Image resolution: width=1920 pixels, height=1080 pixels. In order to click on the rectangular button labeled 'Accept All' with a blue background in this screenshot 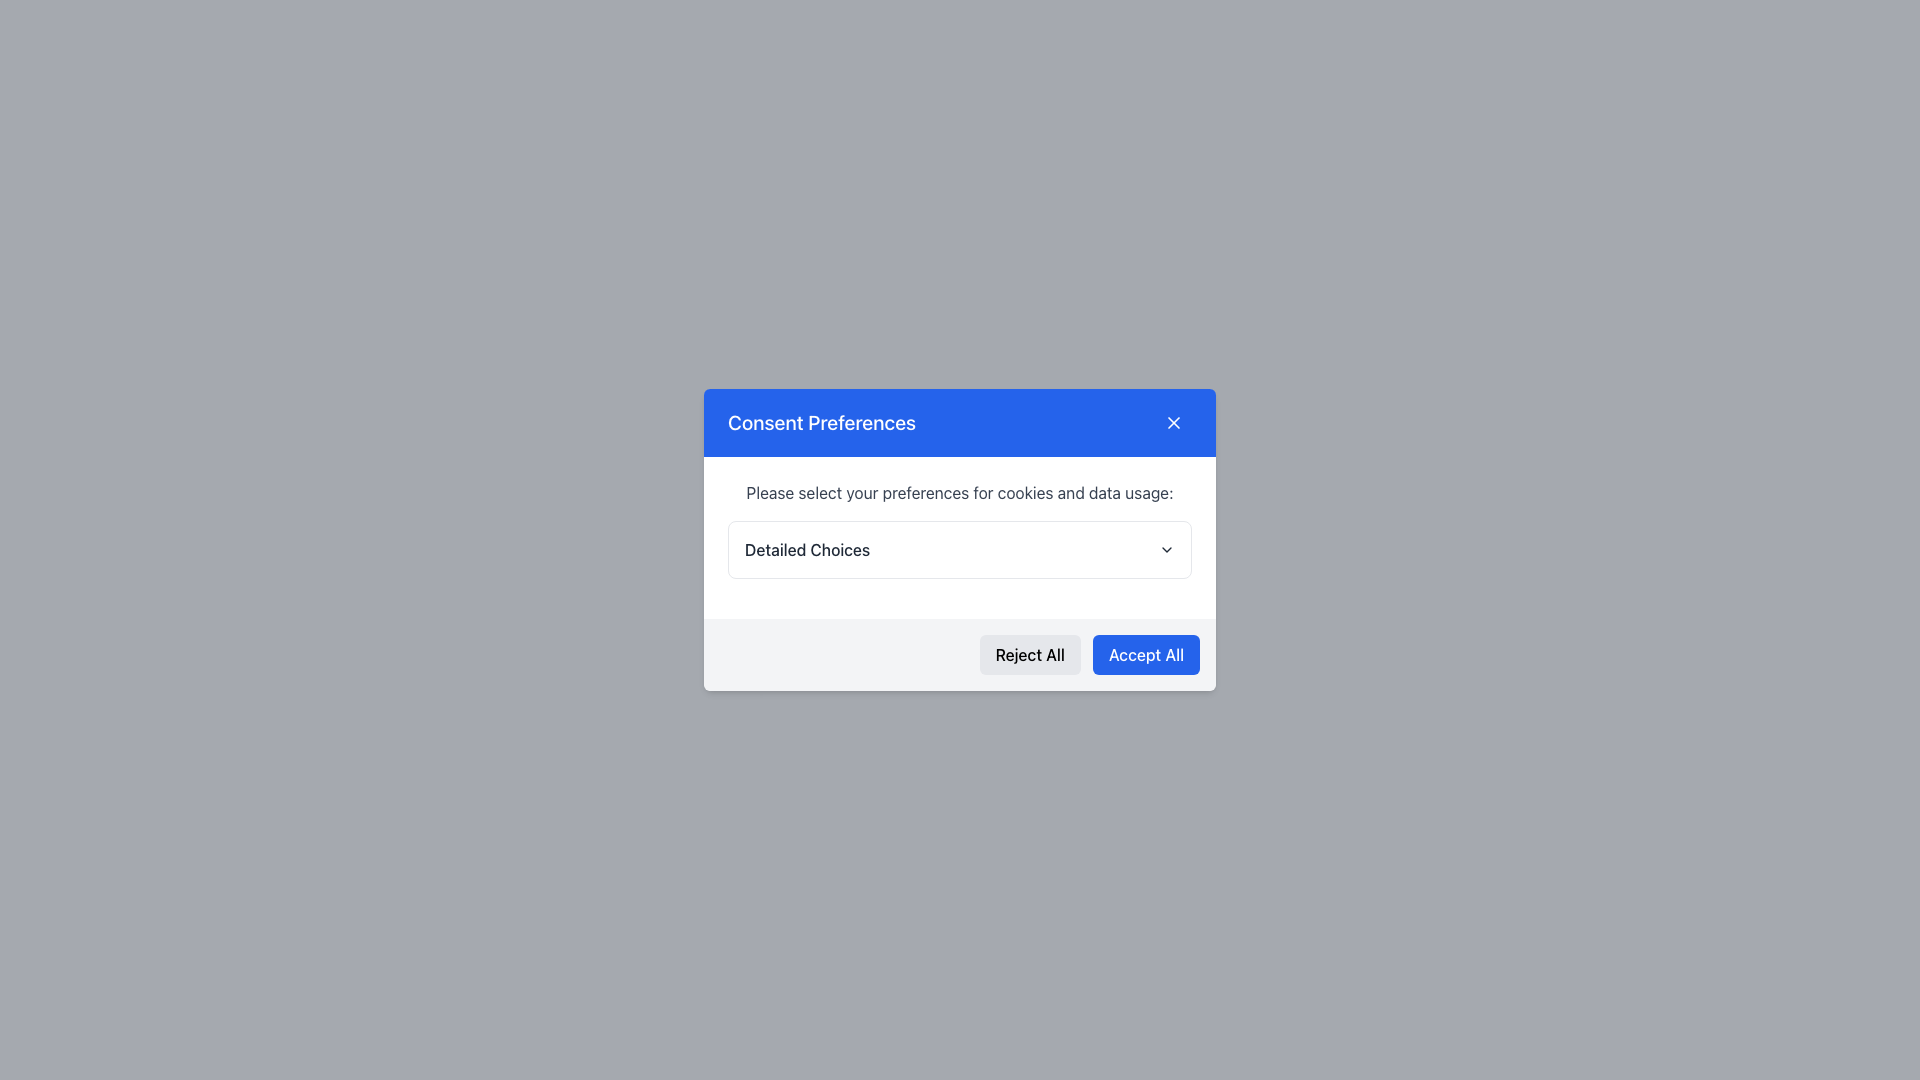, I will do `click(1146, 655)`.